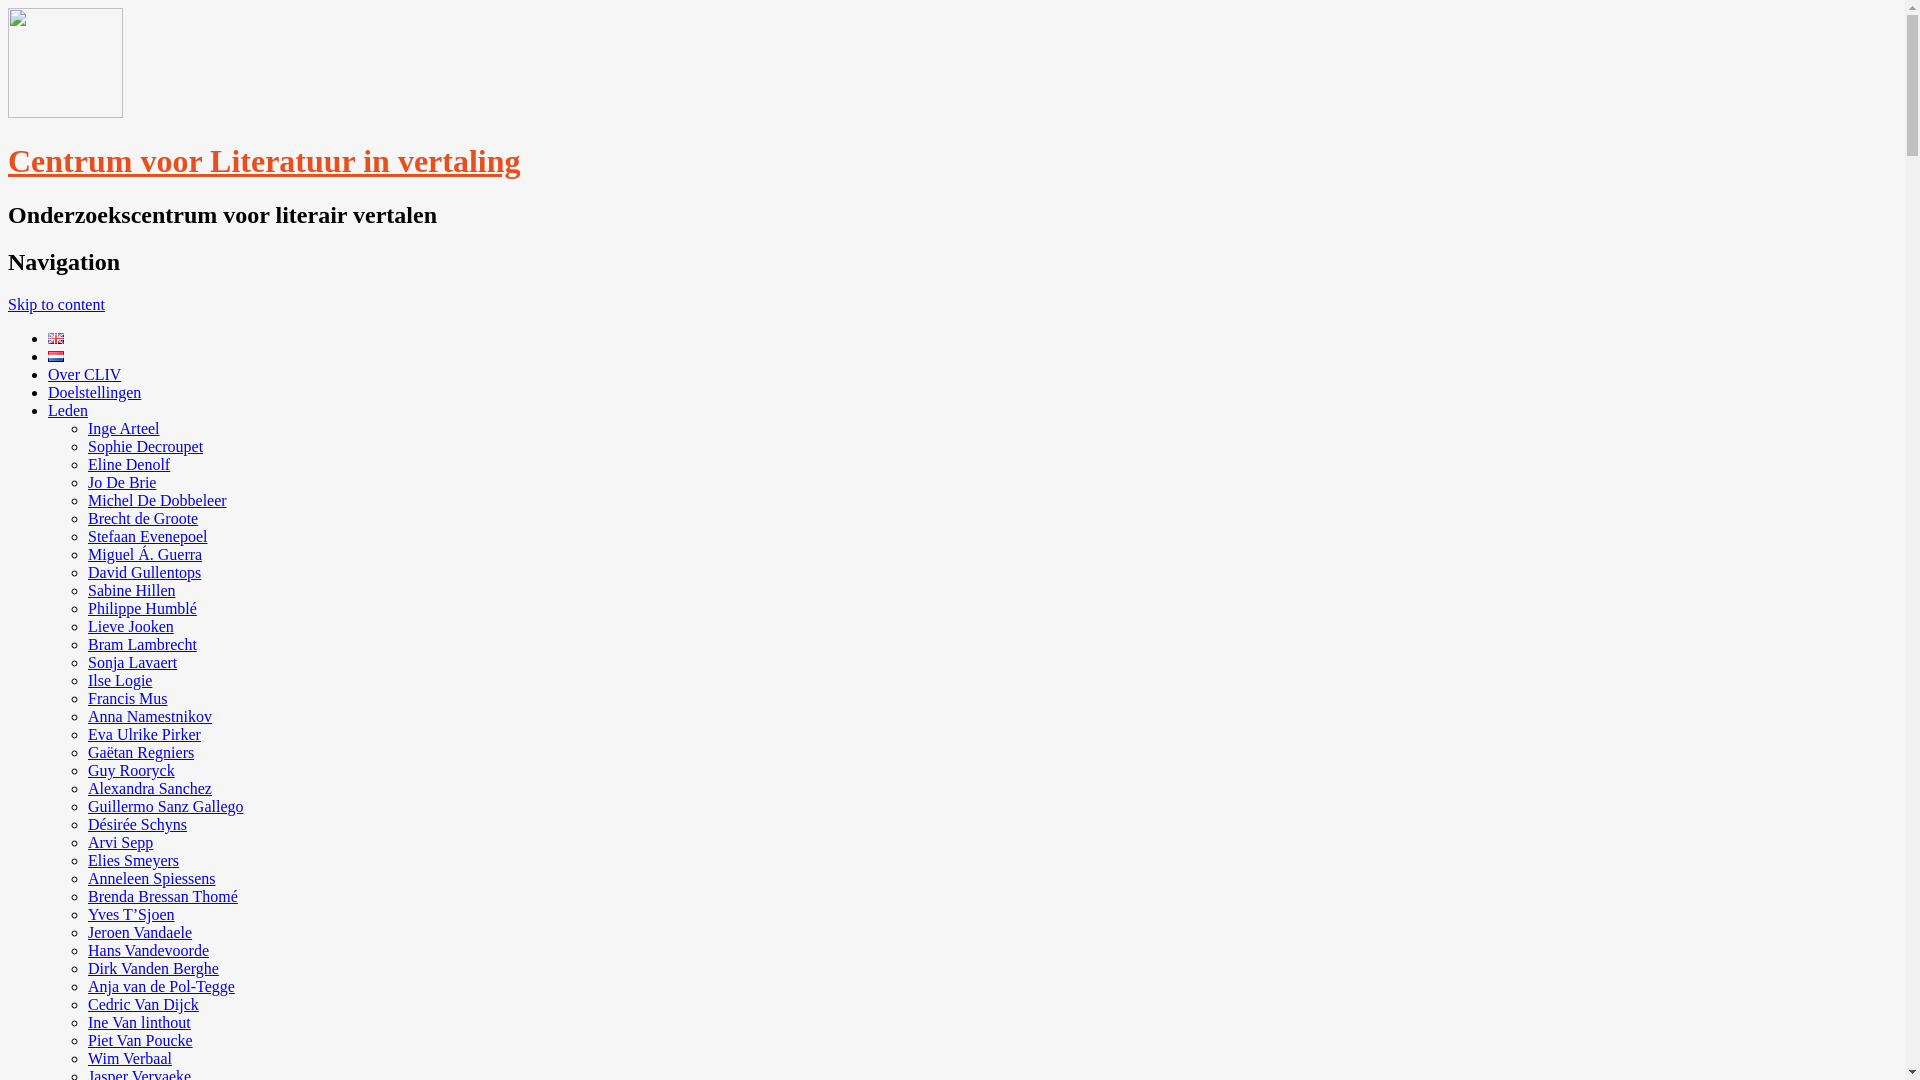  What do you see at coordinates (161, 985) in the screenshot?
I see `'Anja van de Pol-Tegge'` at bounding box center [161, 985].